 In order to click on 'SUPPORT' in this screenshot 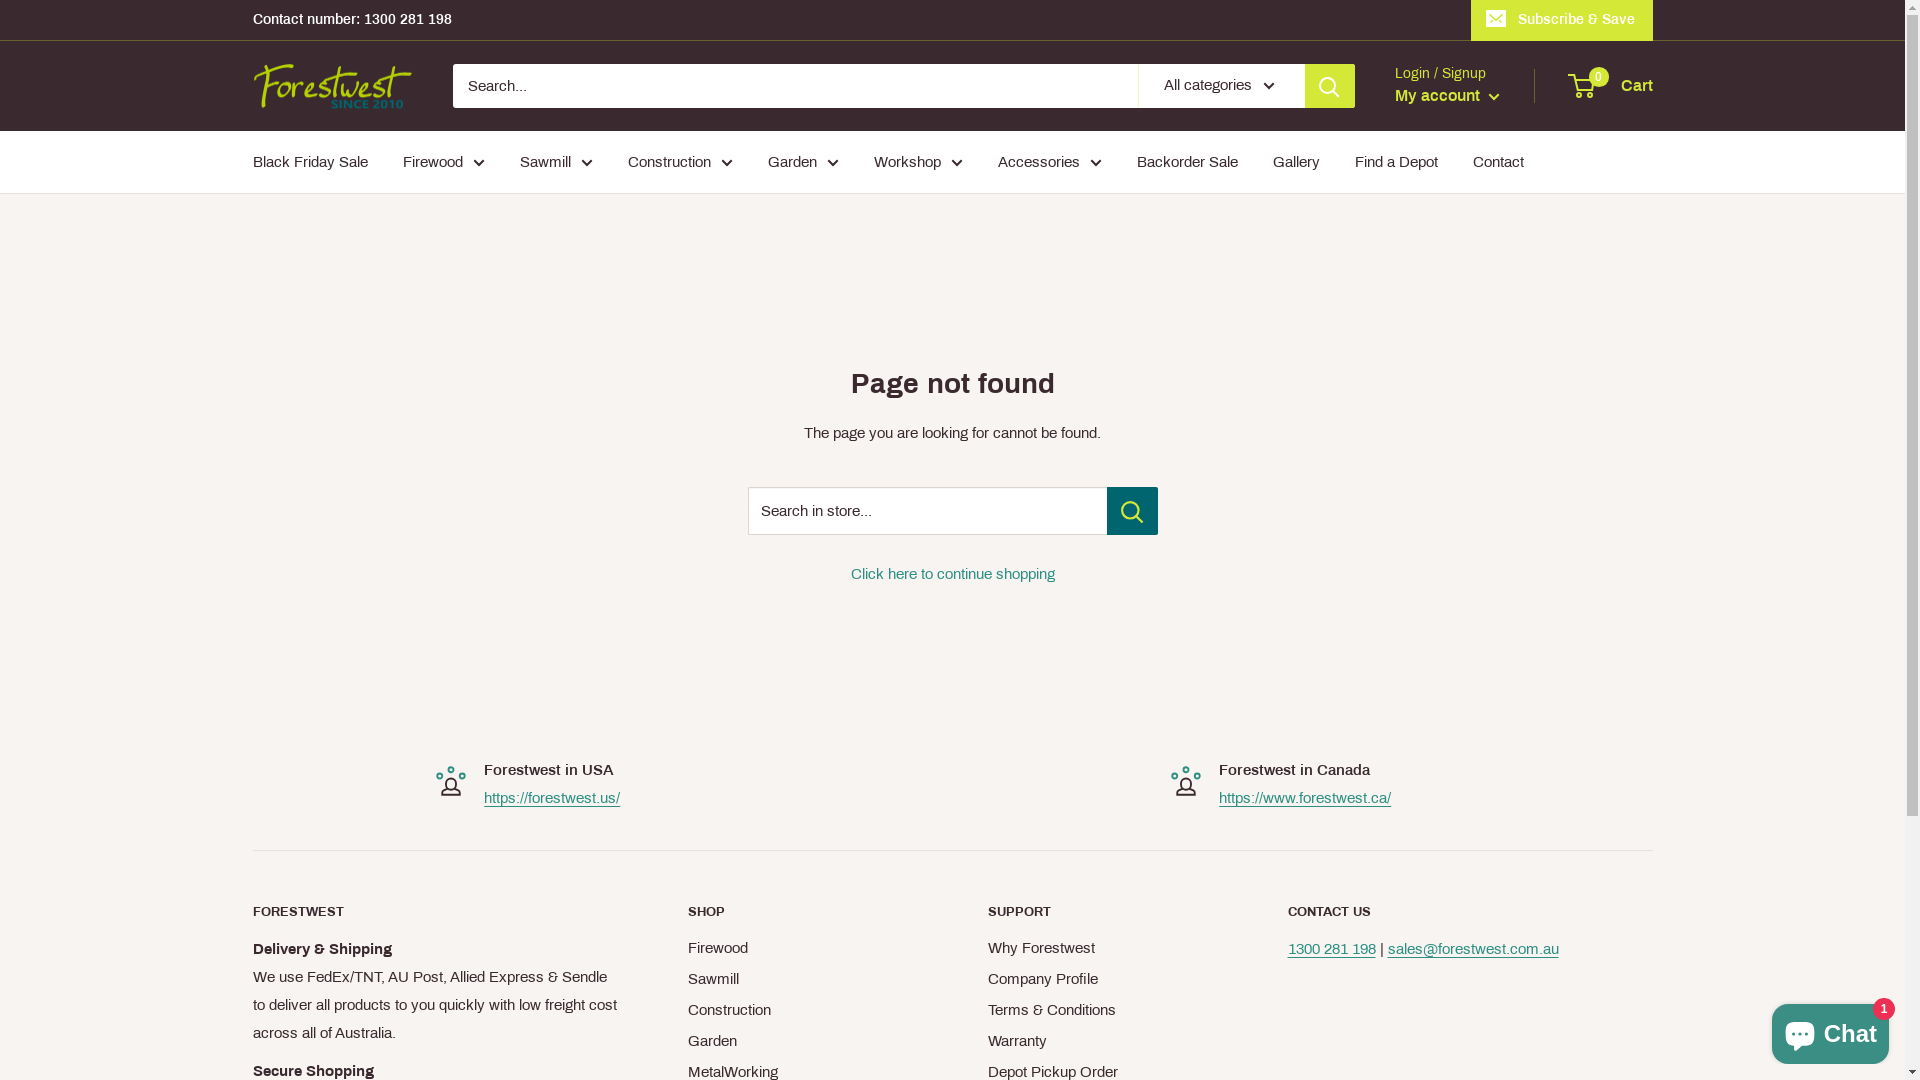, I will do `click(1102, 911)`.